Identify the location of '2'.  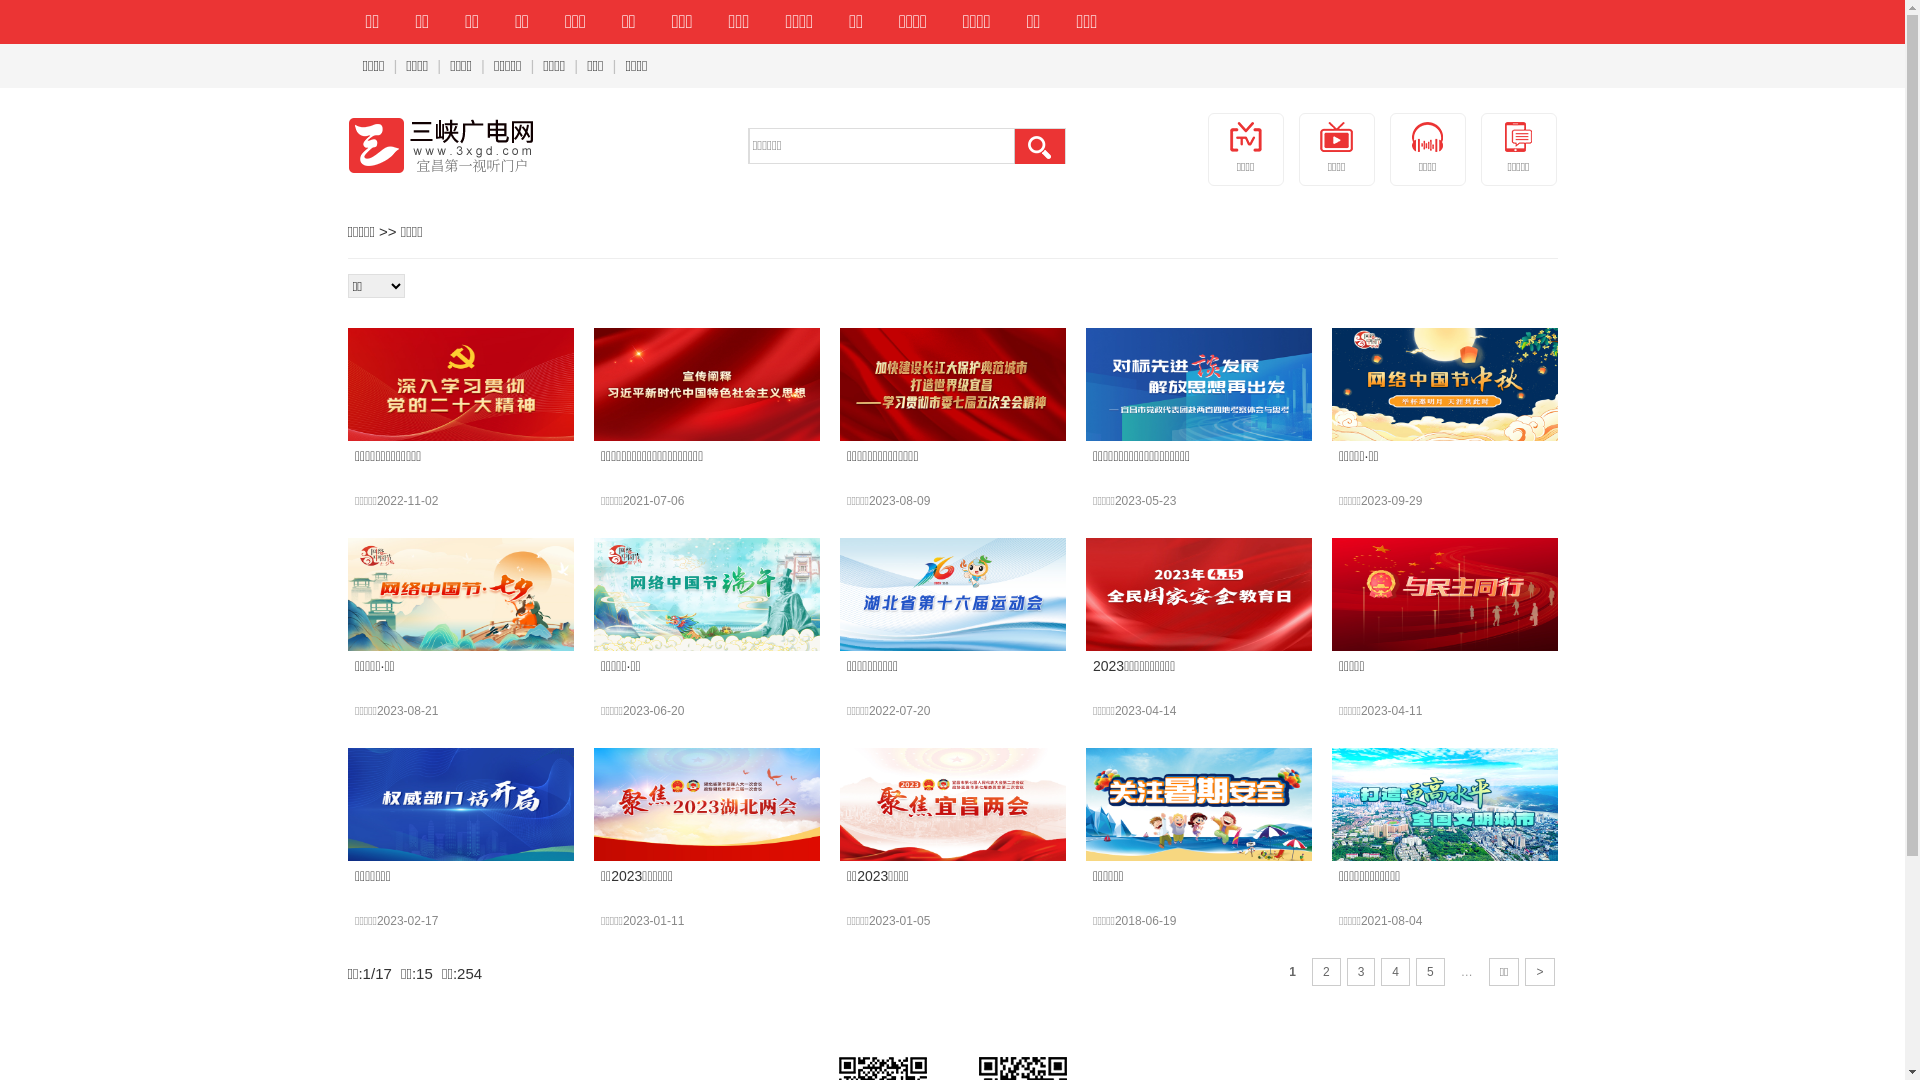
(1311, 971).